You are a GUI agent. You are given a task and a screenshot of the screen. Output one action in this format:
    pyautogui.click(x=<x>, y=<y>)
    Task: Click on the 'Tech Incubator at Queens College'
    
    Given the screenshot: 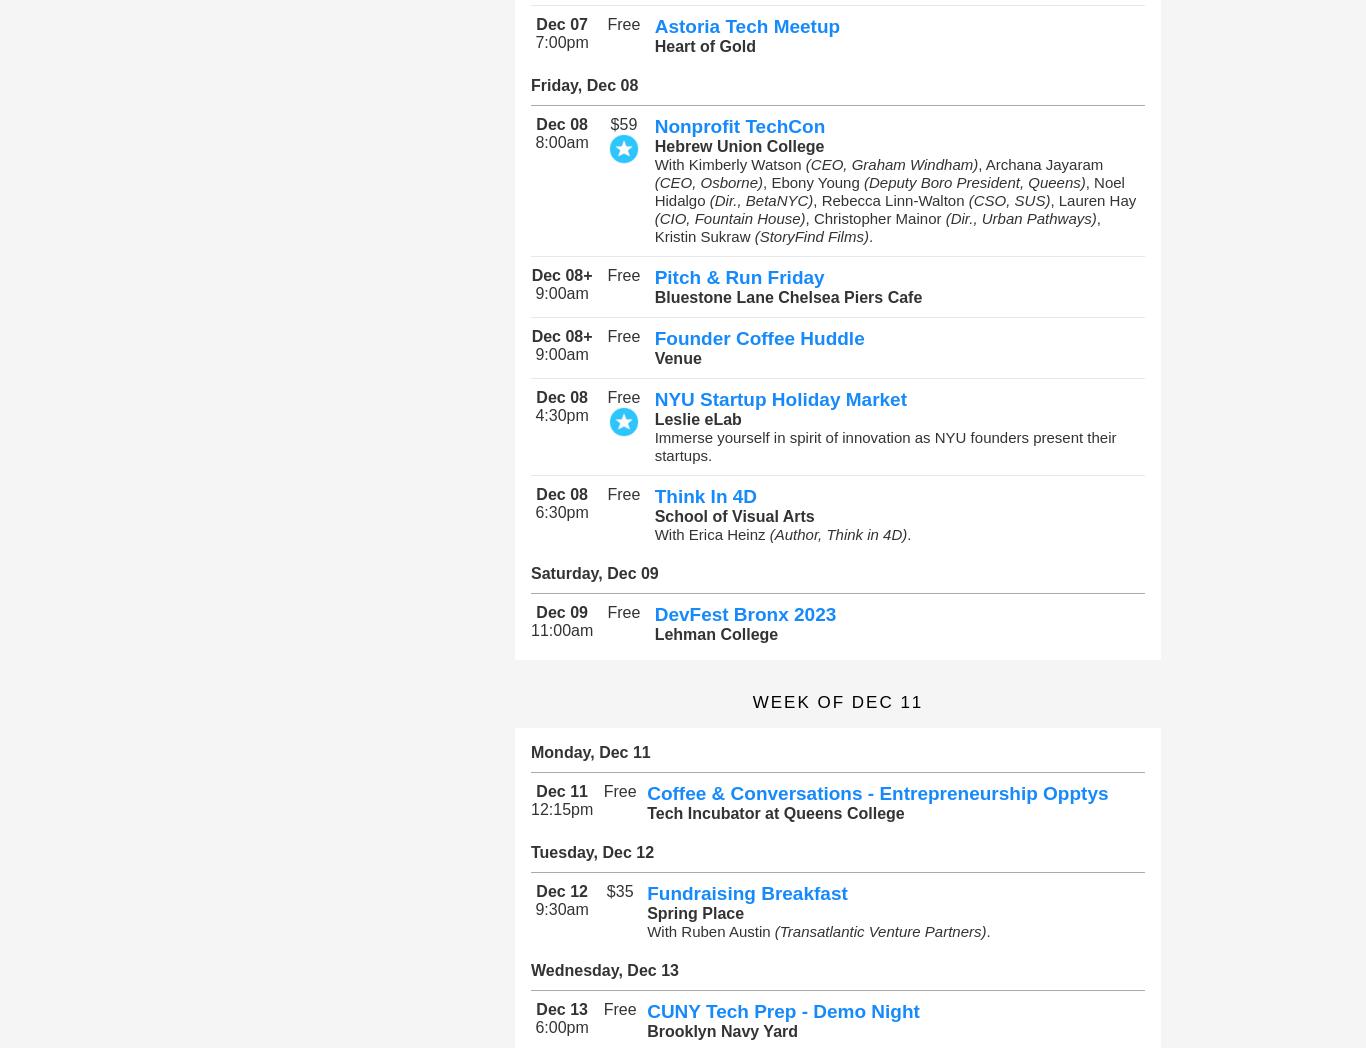 What is the action you would take?
    pyautogui.click(x=645, y=812)
    